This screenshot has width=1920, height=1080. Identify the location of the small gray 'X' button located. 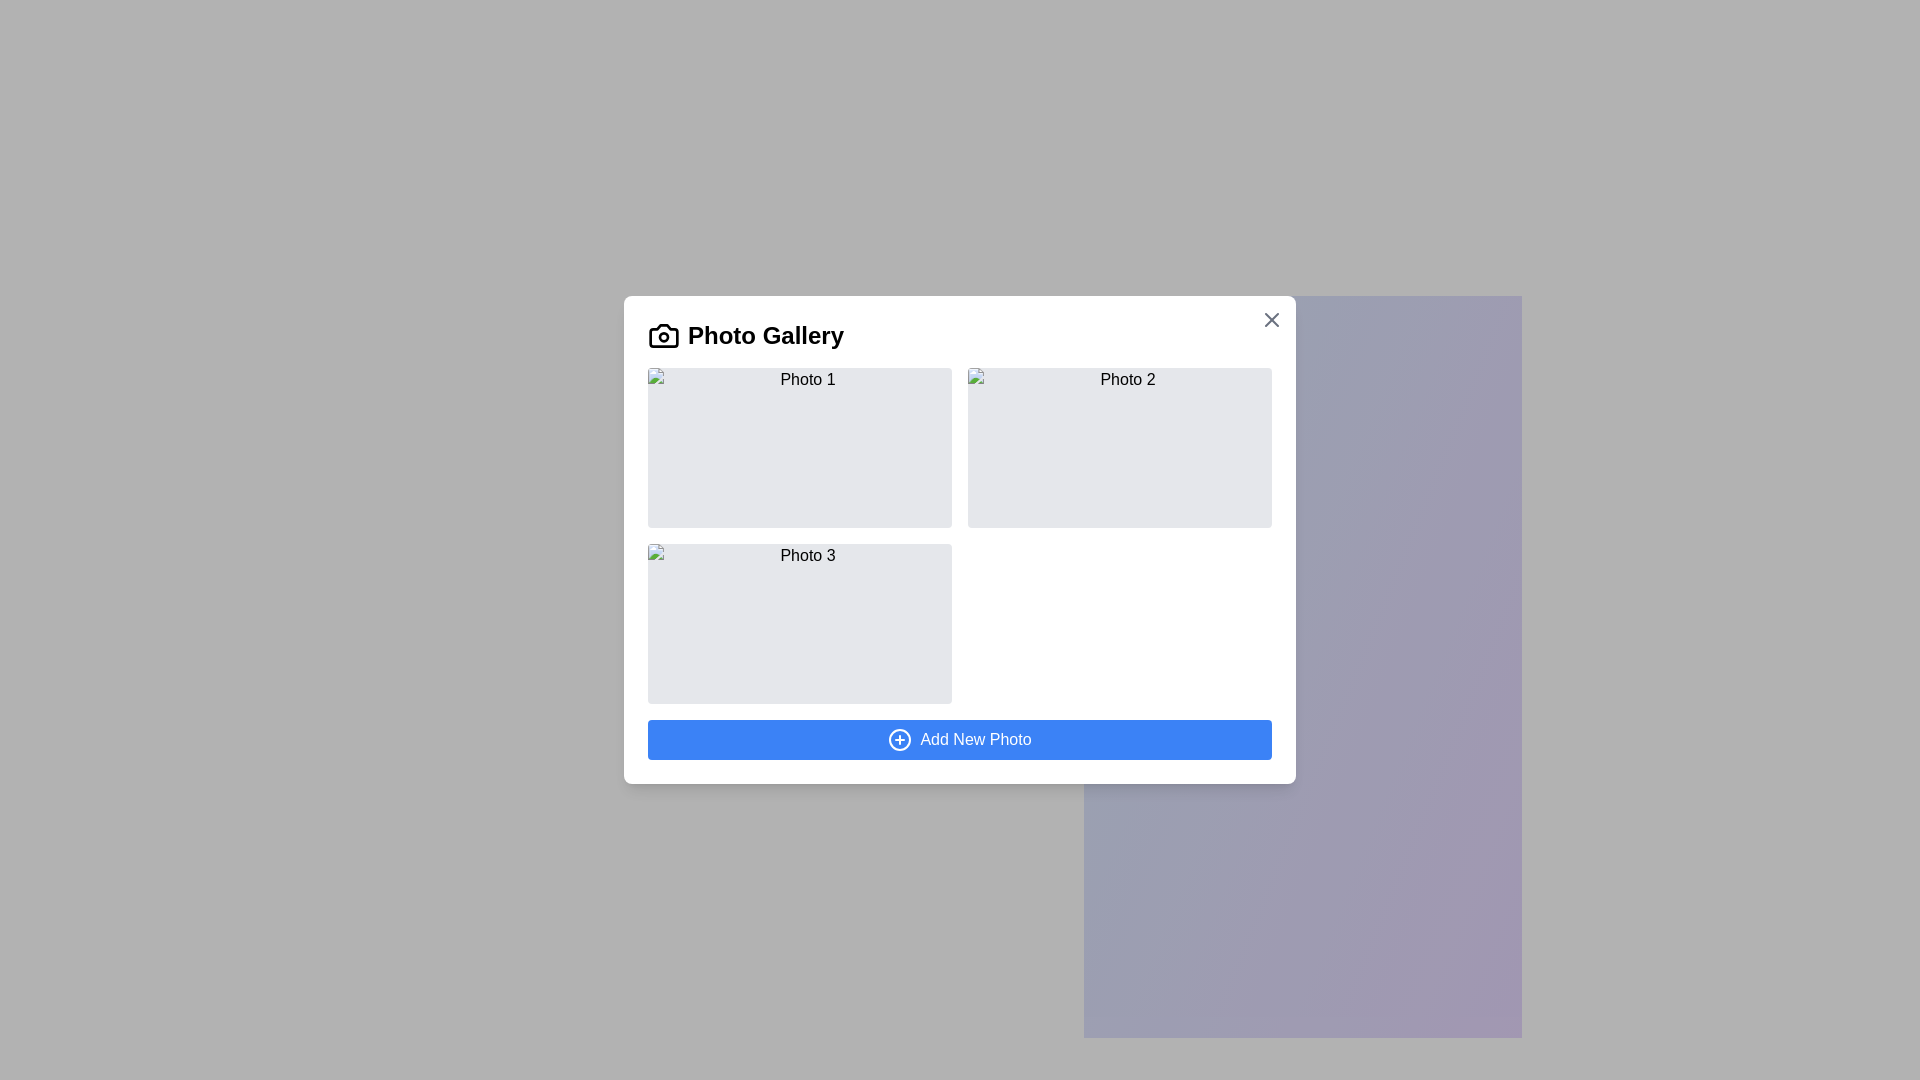
(1271, 319).